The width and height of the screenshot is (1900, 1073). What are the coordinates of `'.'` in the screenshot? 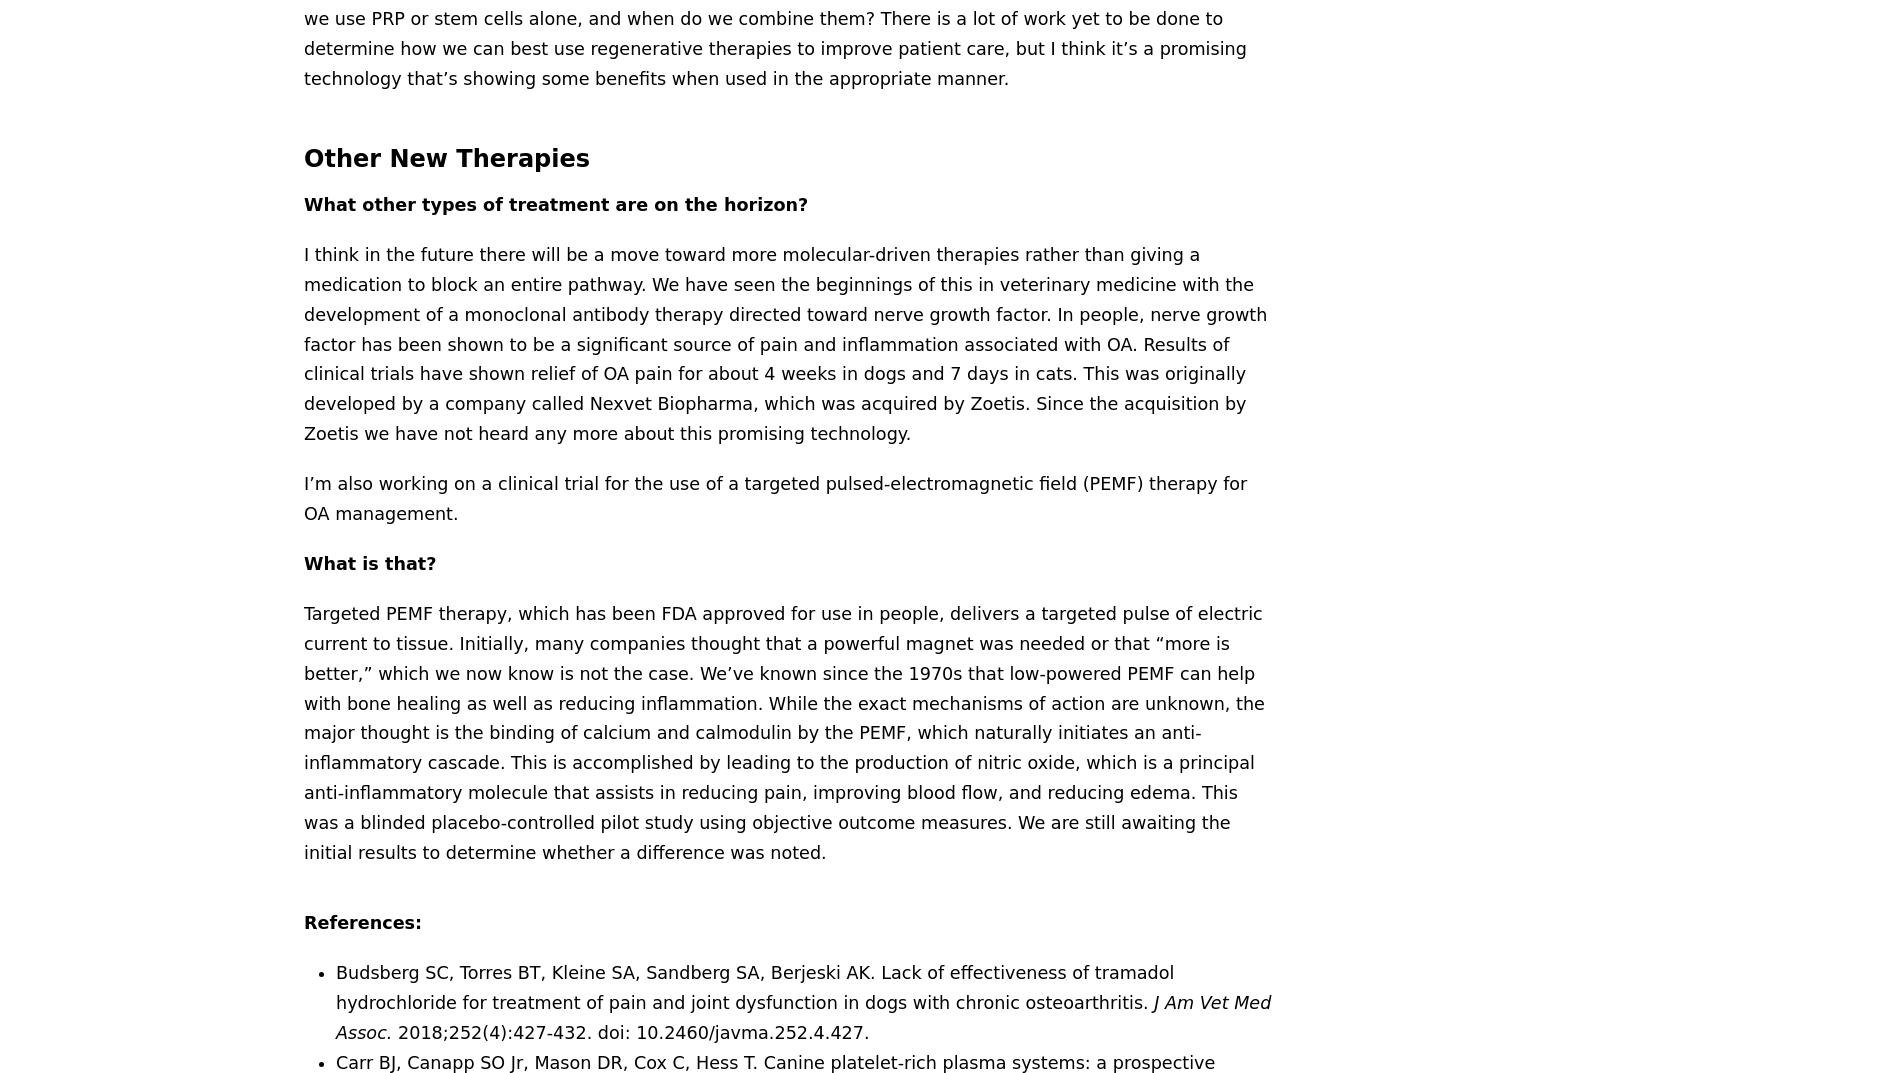 It's located at (865, 1032).